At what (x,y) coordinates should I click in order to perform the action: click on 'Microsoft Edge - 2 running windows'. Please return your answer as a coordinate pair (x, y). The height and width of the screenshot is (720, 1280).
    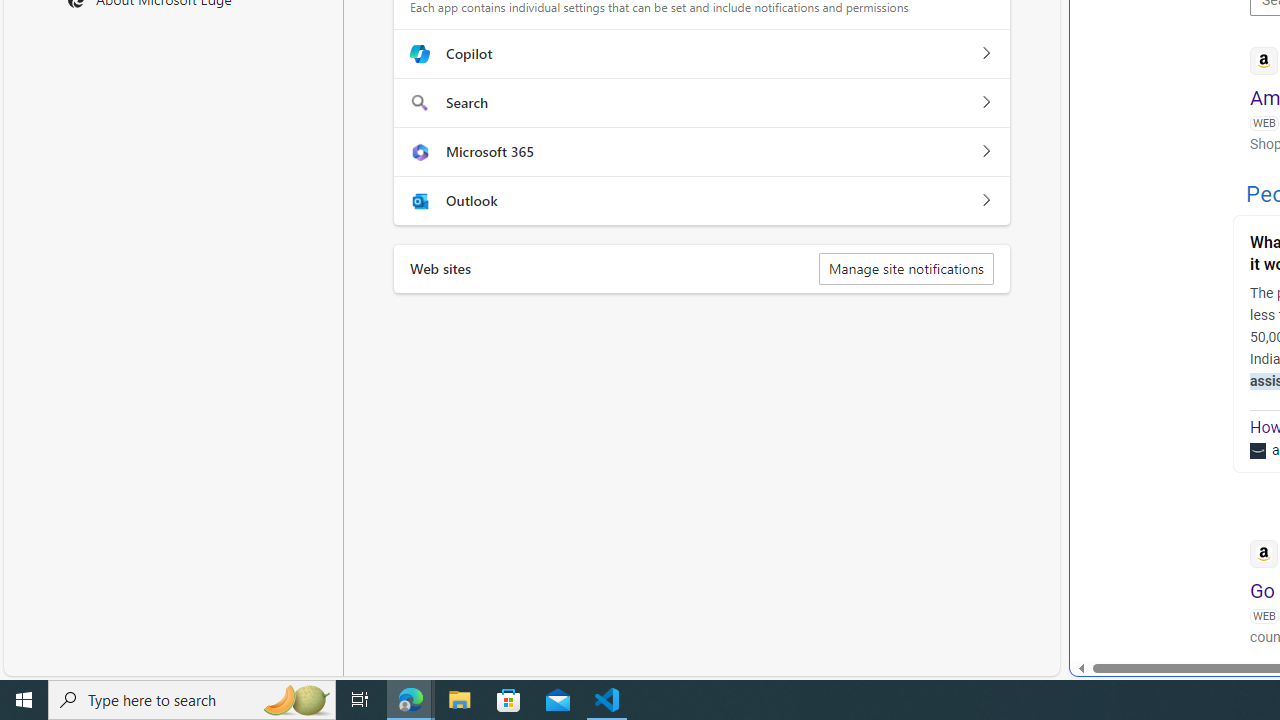
    Looking at the image, I should click on (410, 698).